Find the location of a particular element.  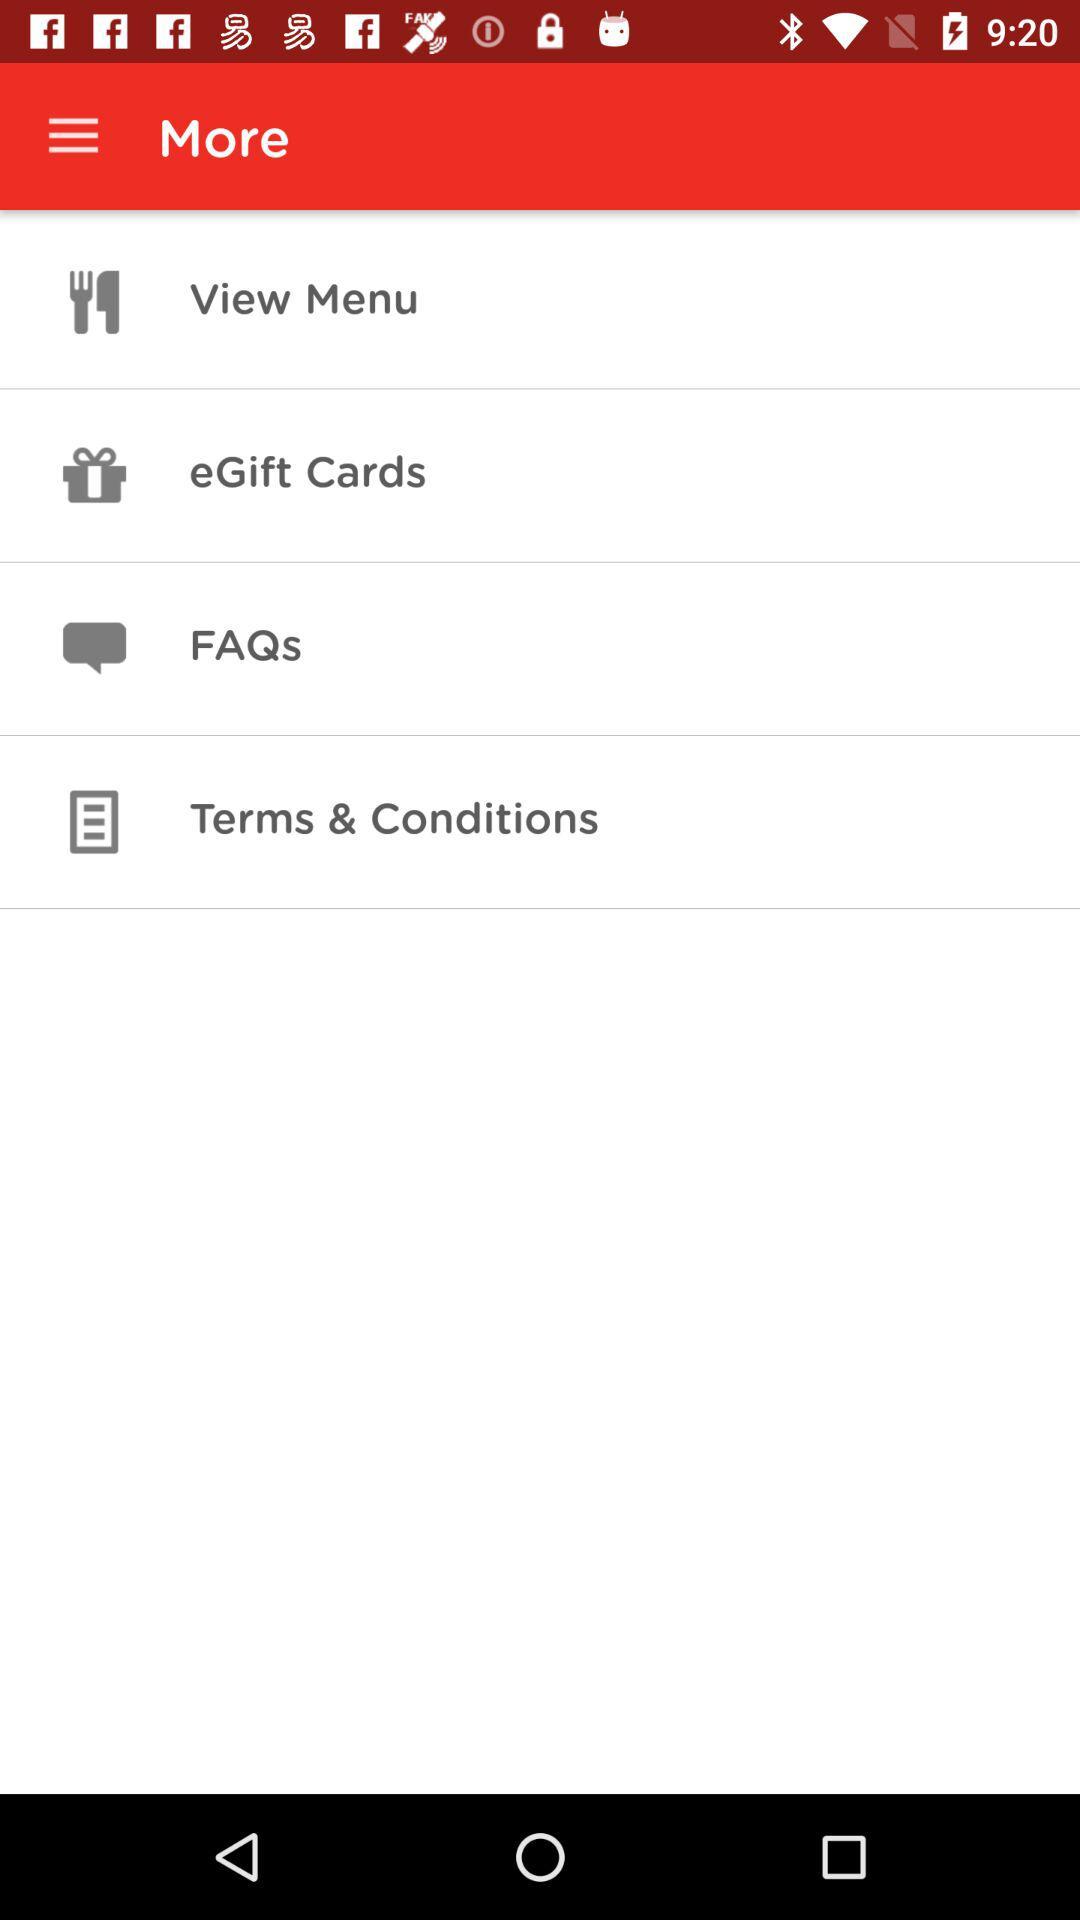

item below faqs is located at coordinates (394, 821).